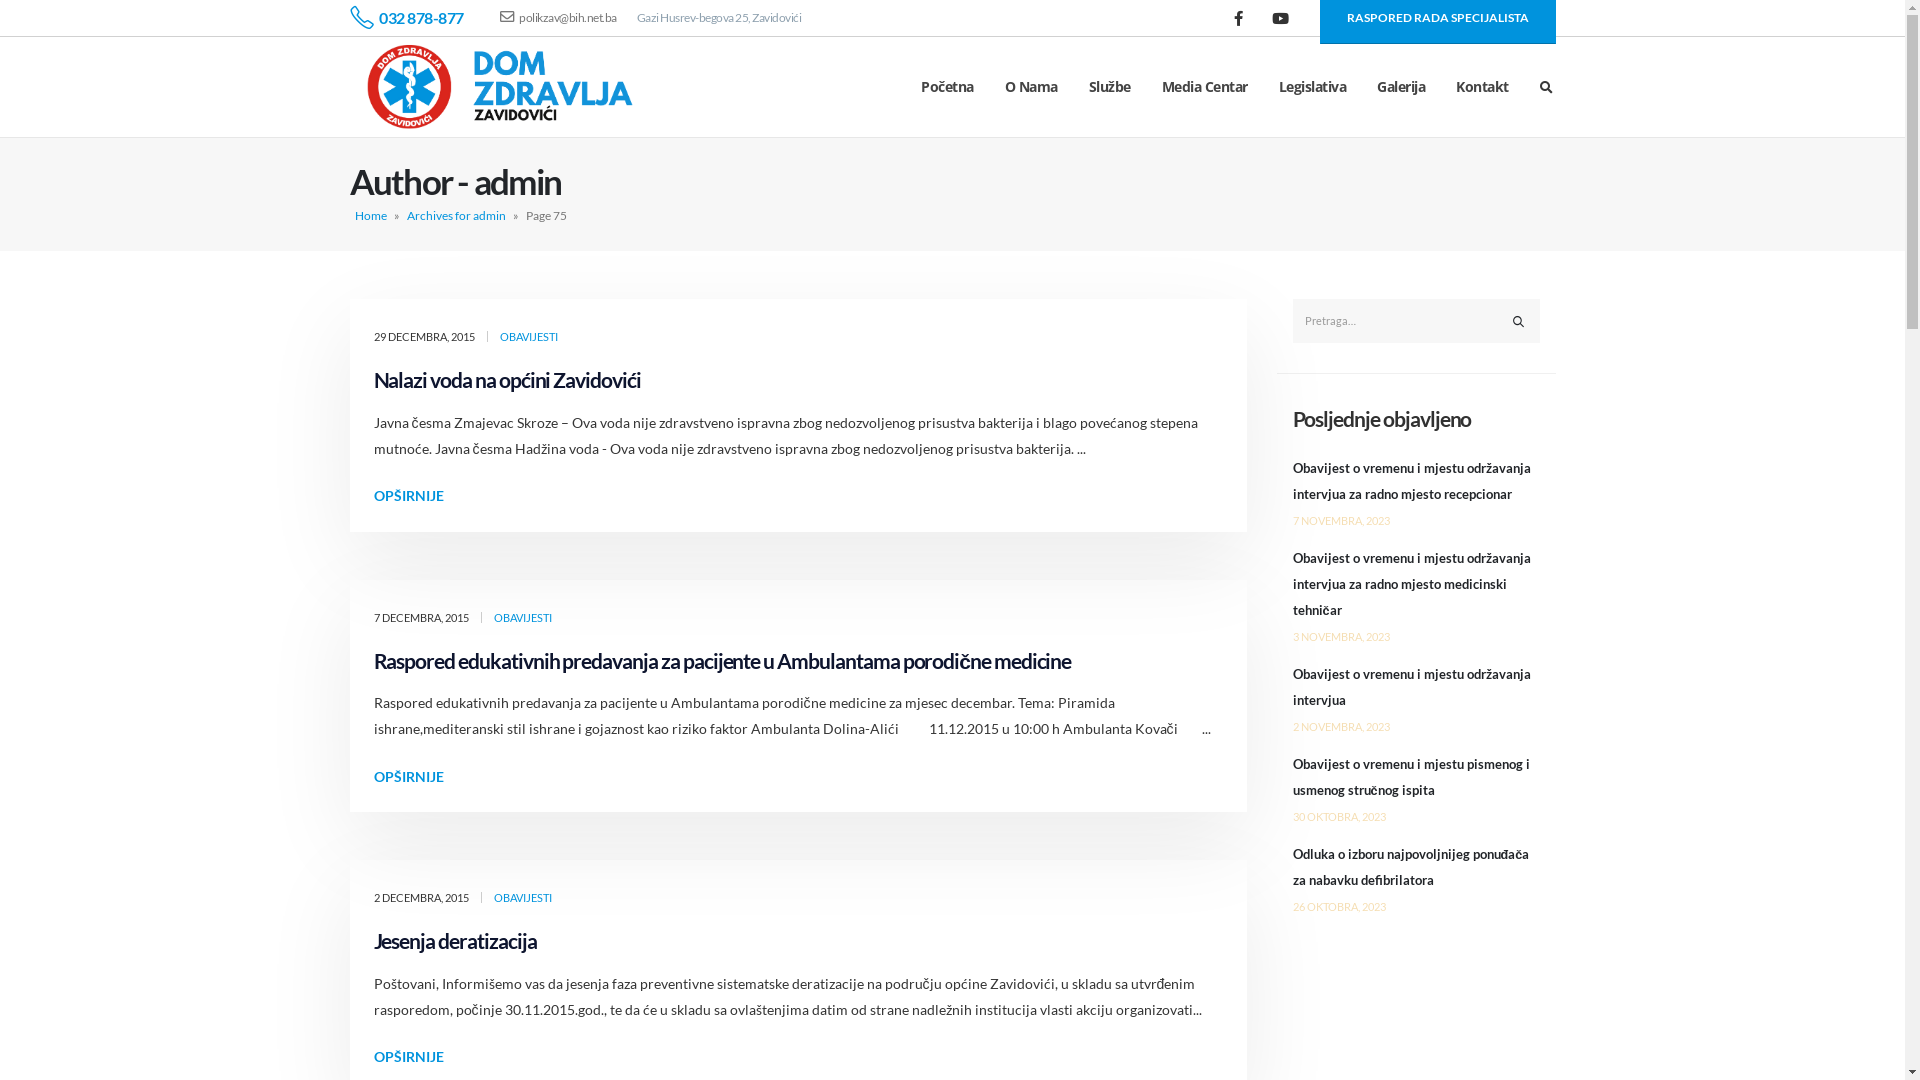 This screenshot has height=1080, width=1920. I want to click on 'Legislativa', so click(1262, 86).